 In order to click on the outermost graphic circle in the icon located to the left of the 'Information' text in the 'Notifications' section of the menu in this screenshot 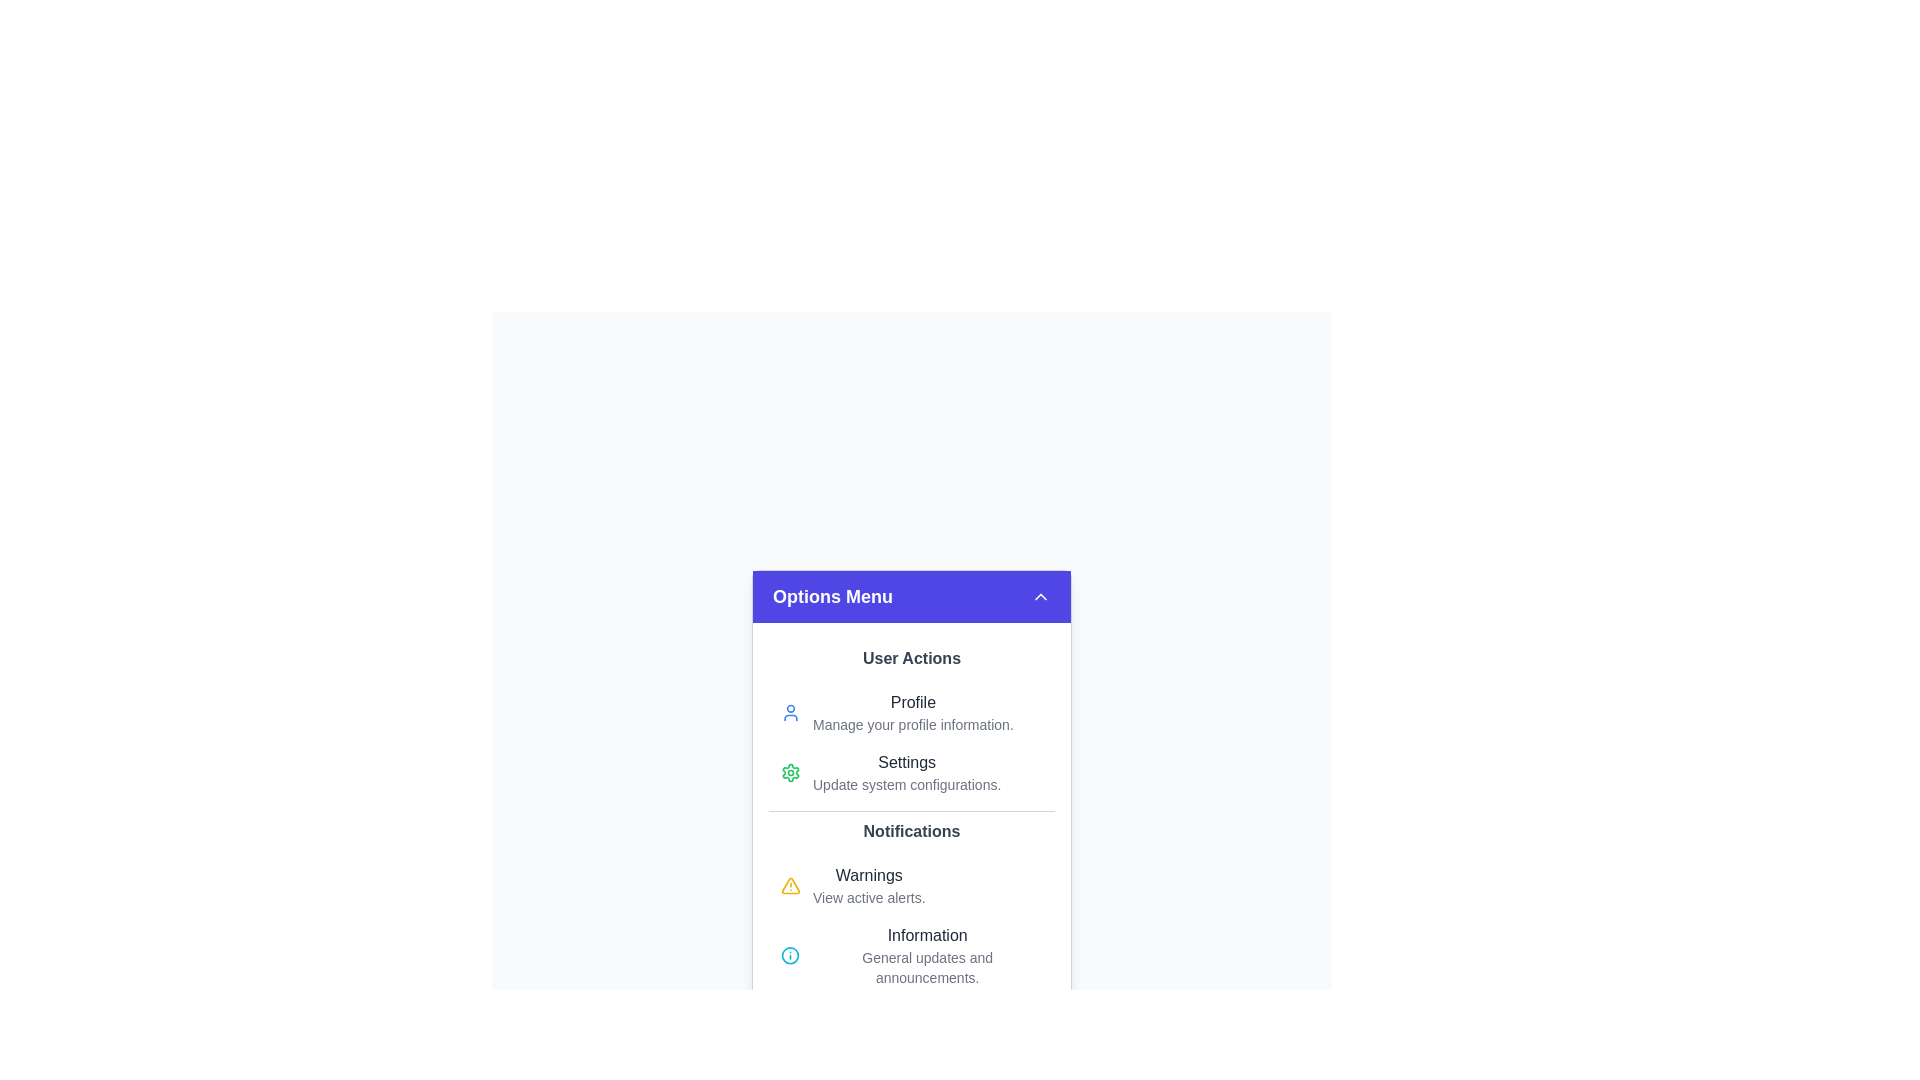, I will do `click(789, 955)`.